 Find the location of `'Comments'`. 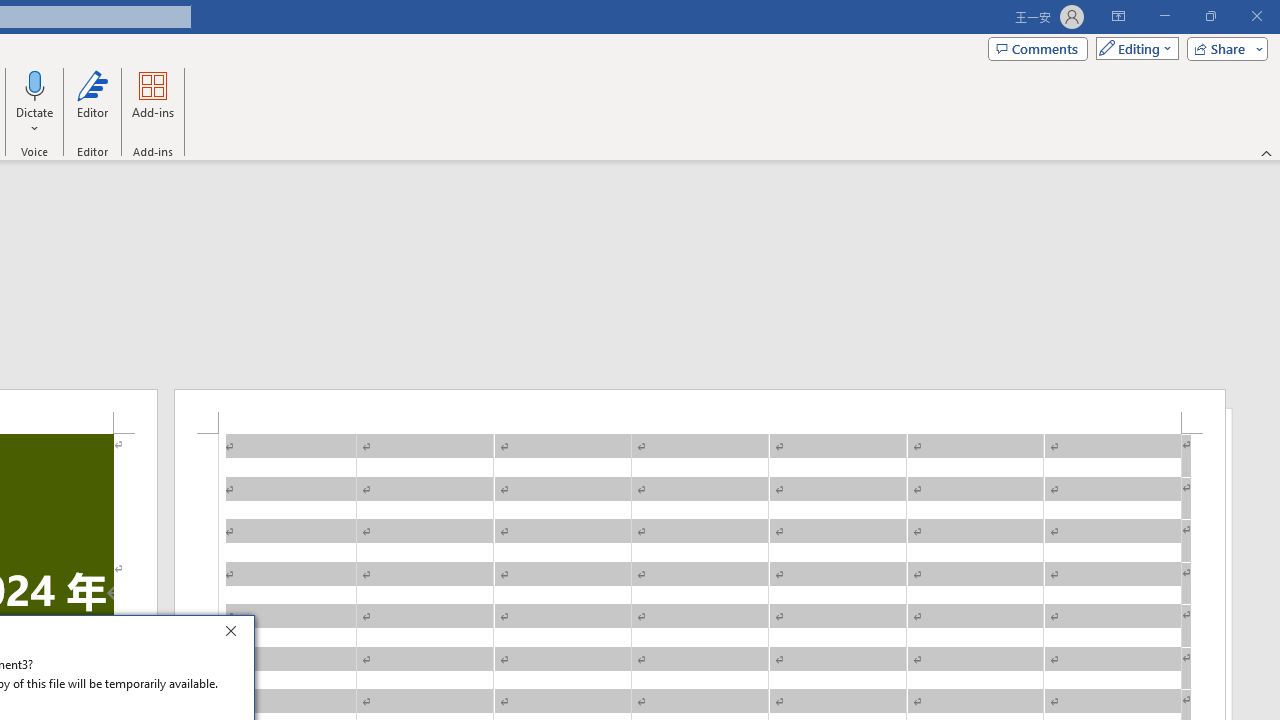

'Comments' is located at coordinates (1038, 47).